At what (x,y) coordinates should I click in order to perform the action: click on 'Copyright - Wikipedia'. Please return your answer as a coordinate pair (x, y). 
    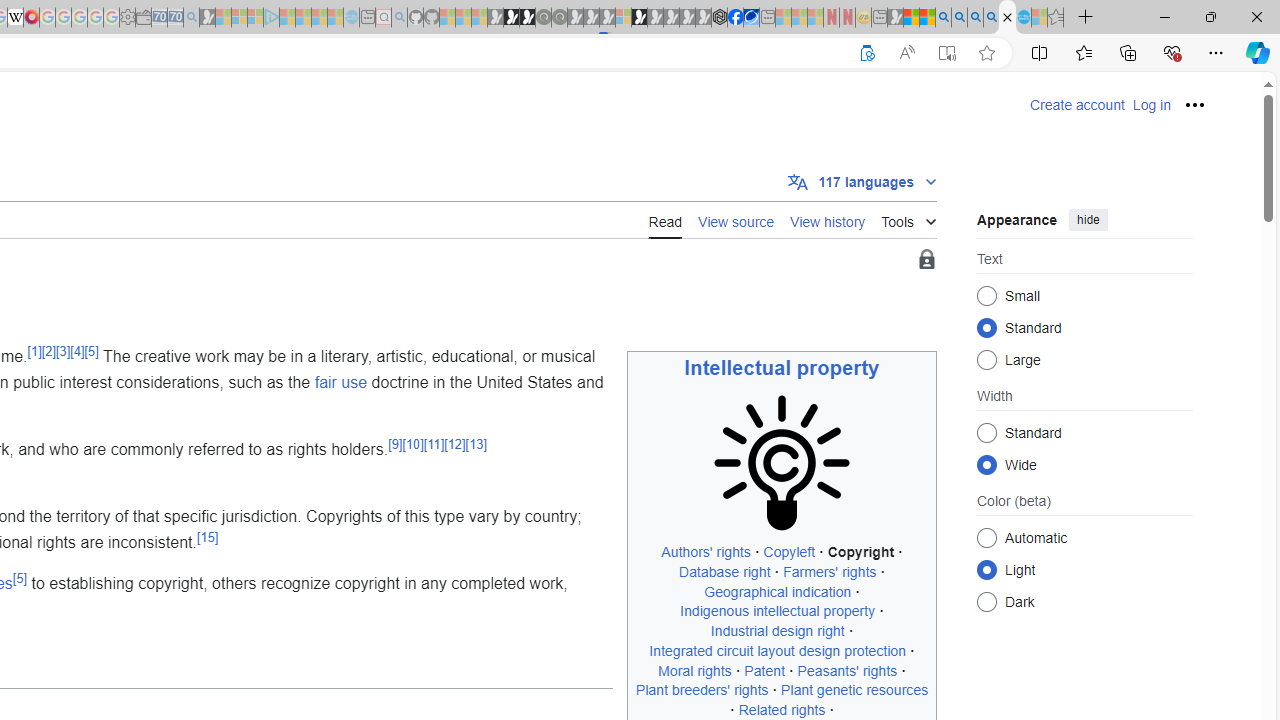
    Looking at the image, I should click on (1007, 17).